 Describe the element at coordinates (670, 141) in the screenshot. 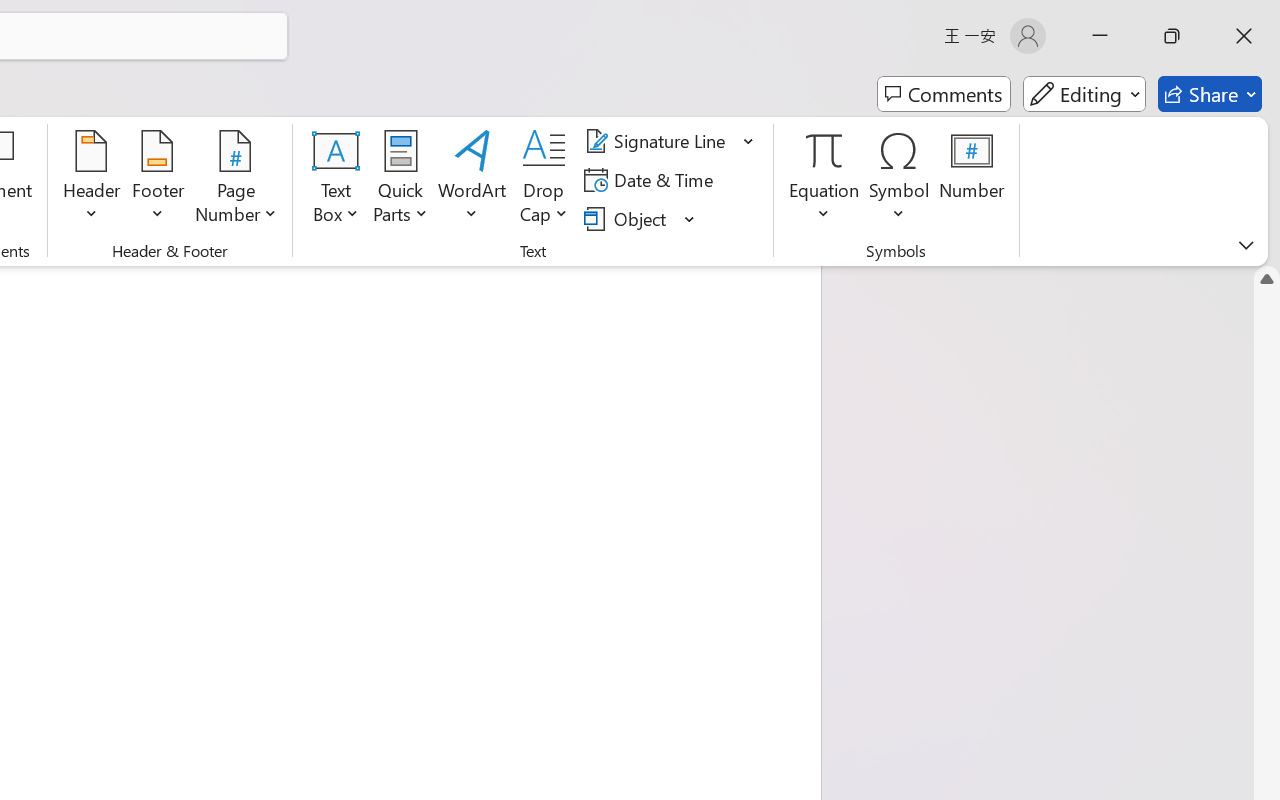

I see `'Signature Line'` at that location.